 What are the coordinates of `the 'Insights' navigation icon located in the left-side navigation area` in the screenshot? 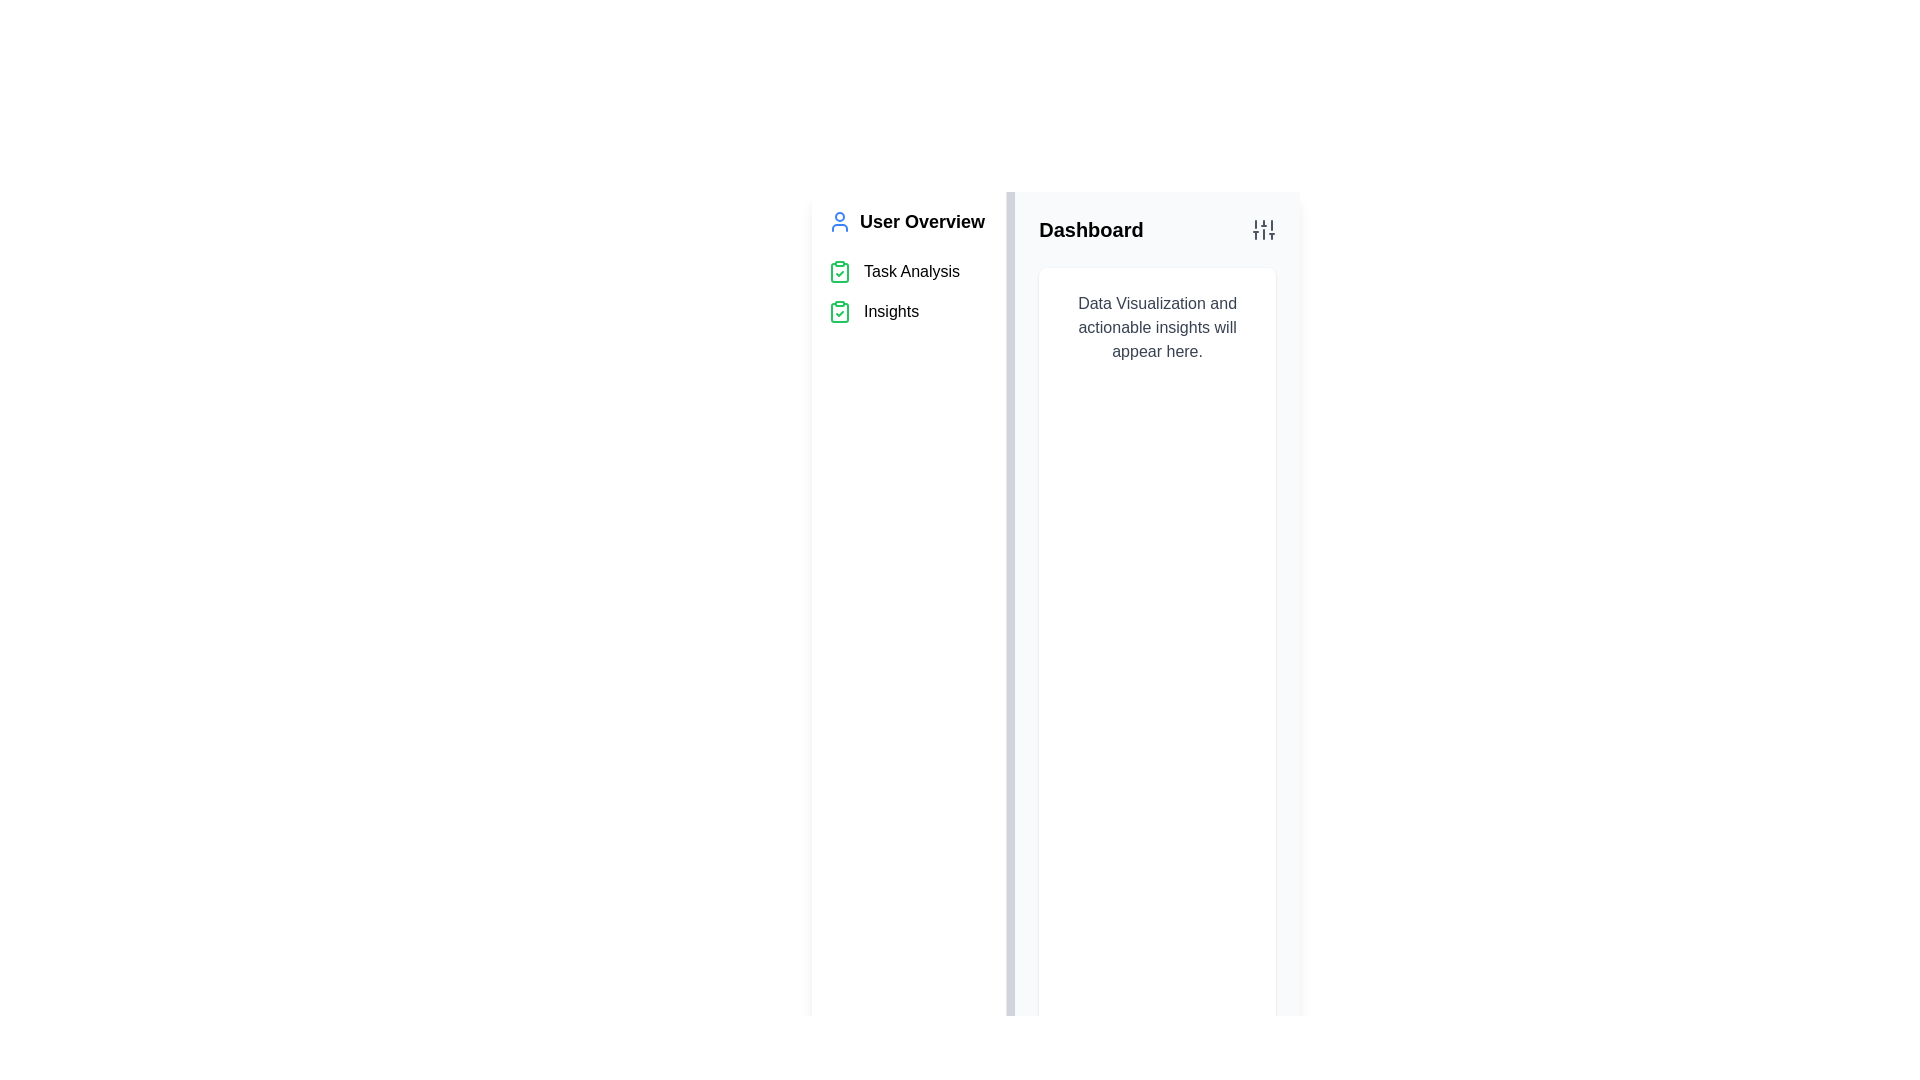 It's located at (840, 272).